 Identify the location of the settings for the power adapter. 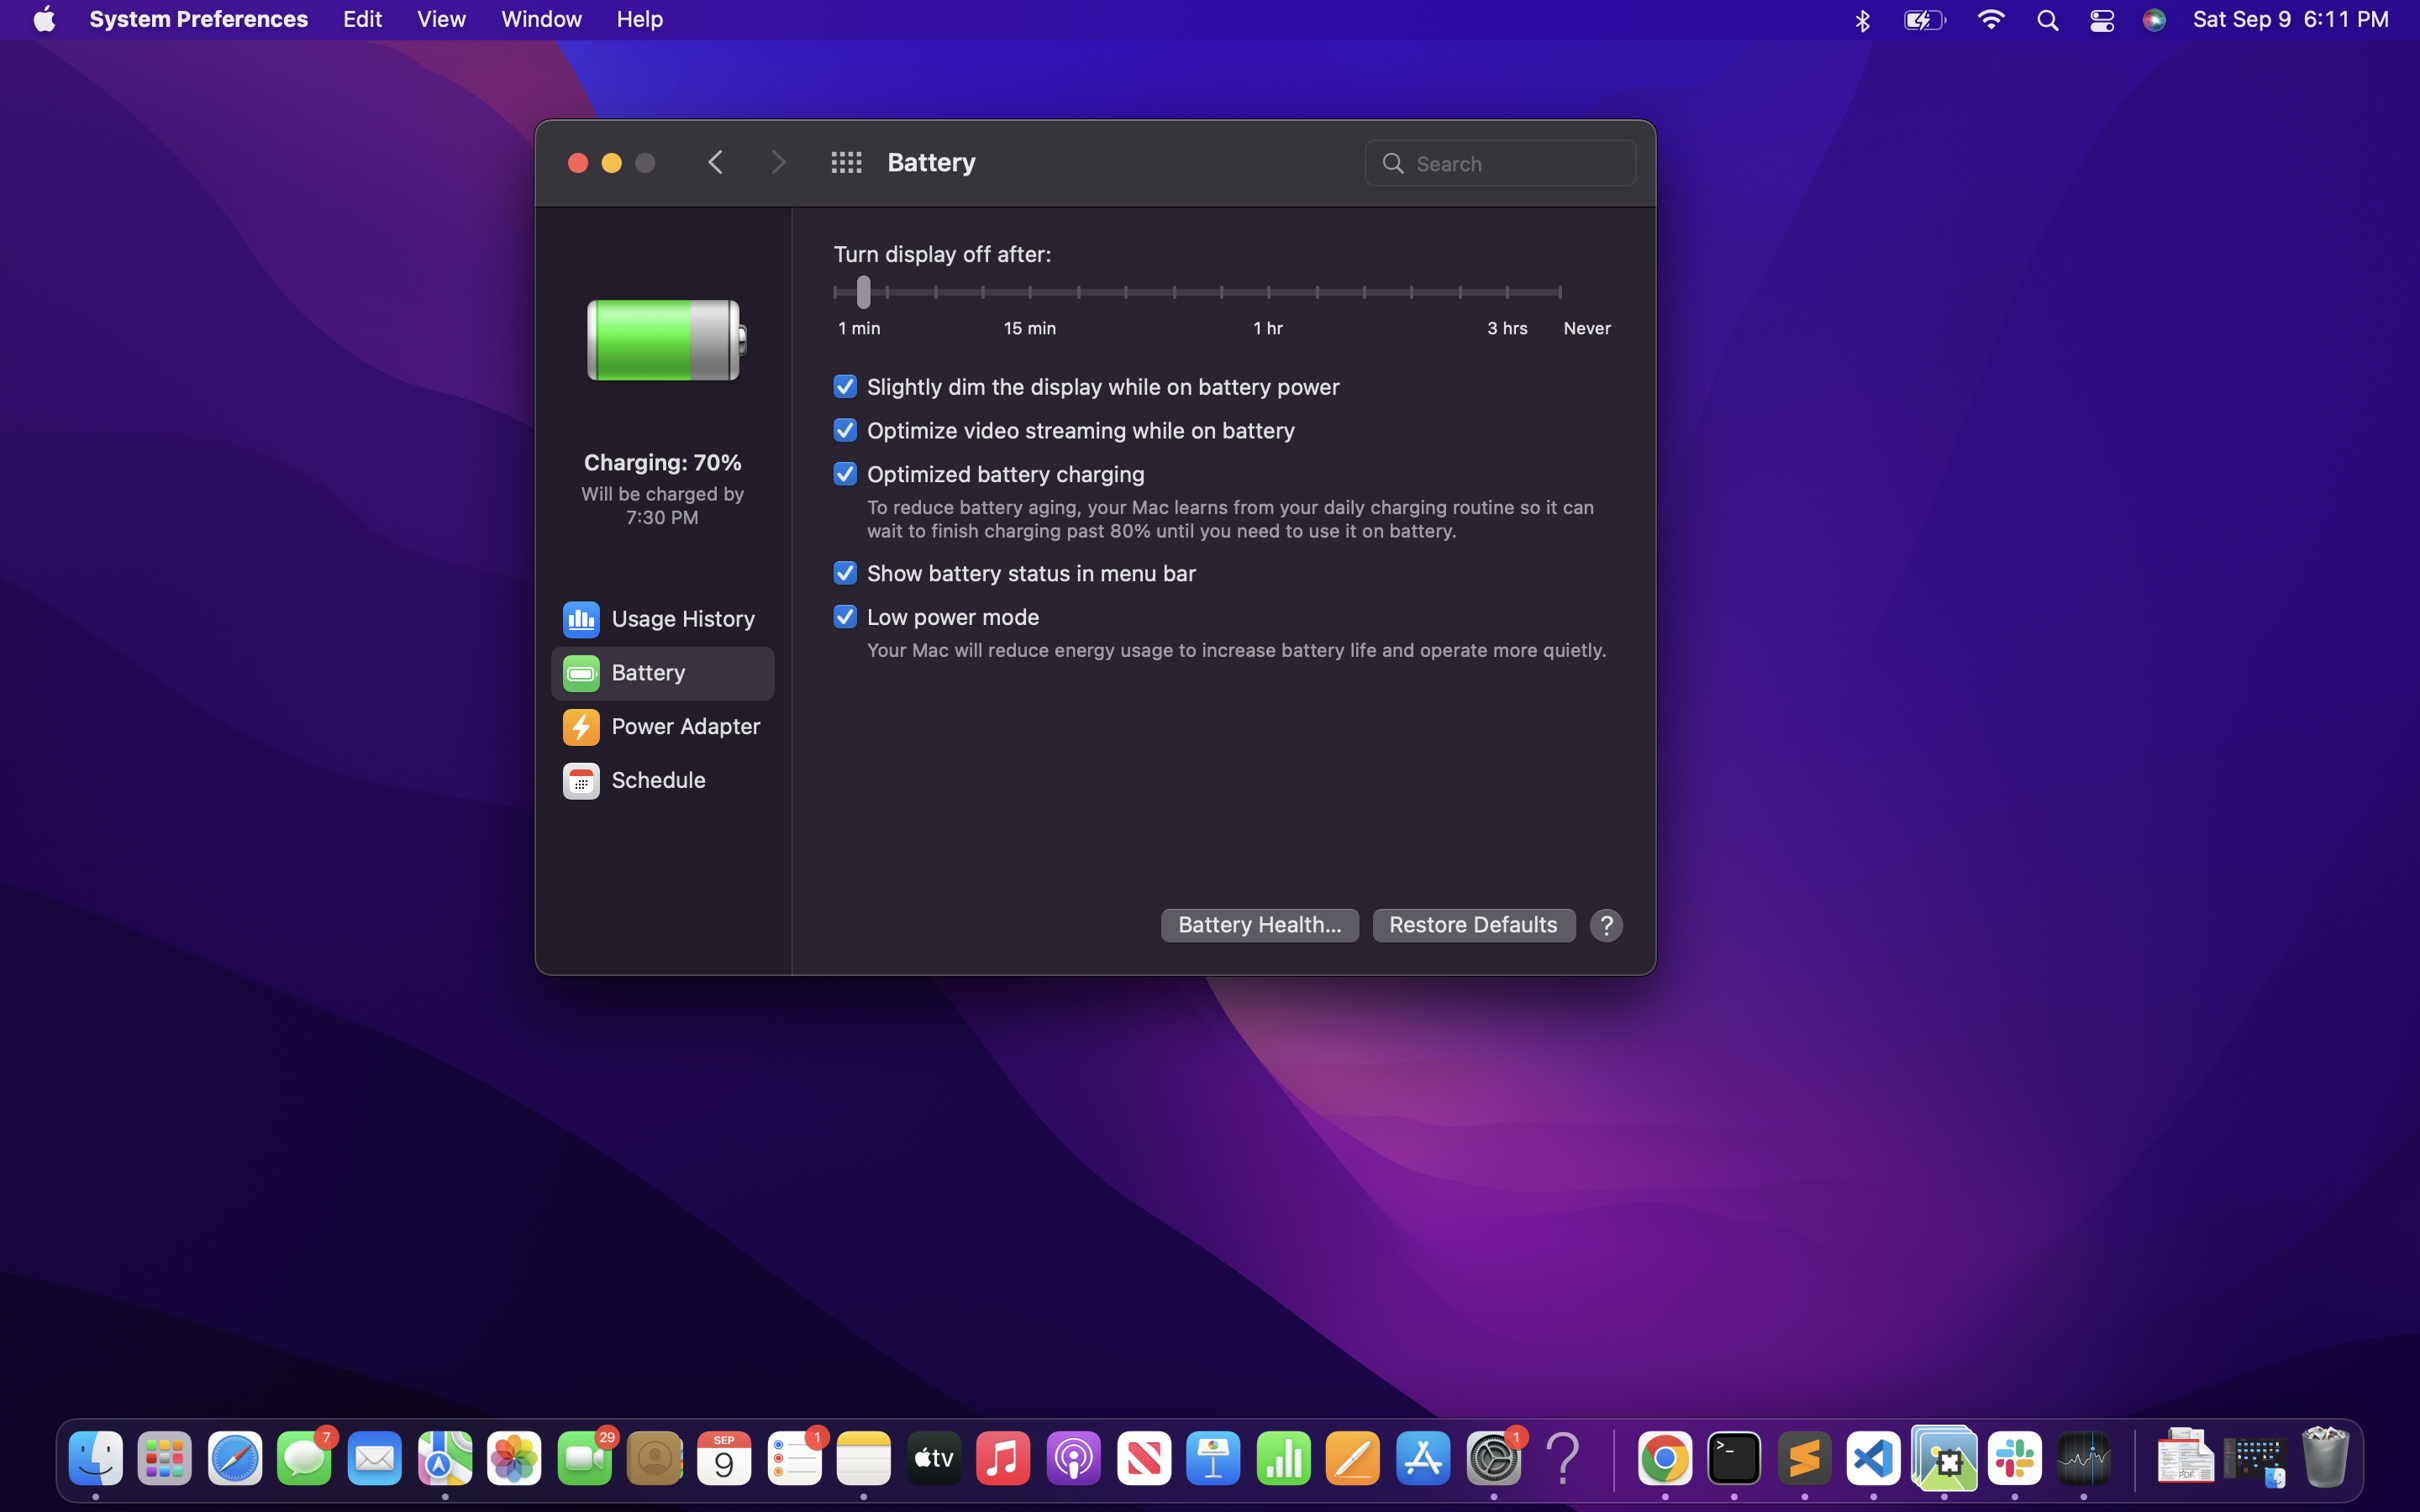
(660, 727).